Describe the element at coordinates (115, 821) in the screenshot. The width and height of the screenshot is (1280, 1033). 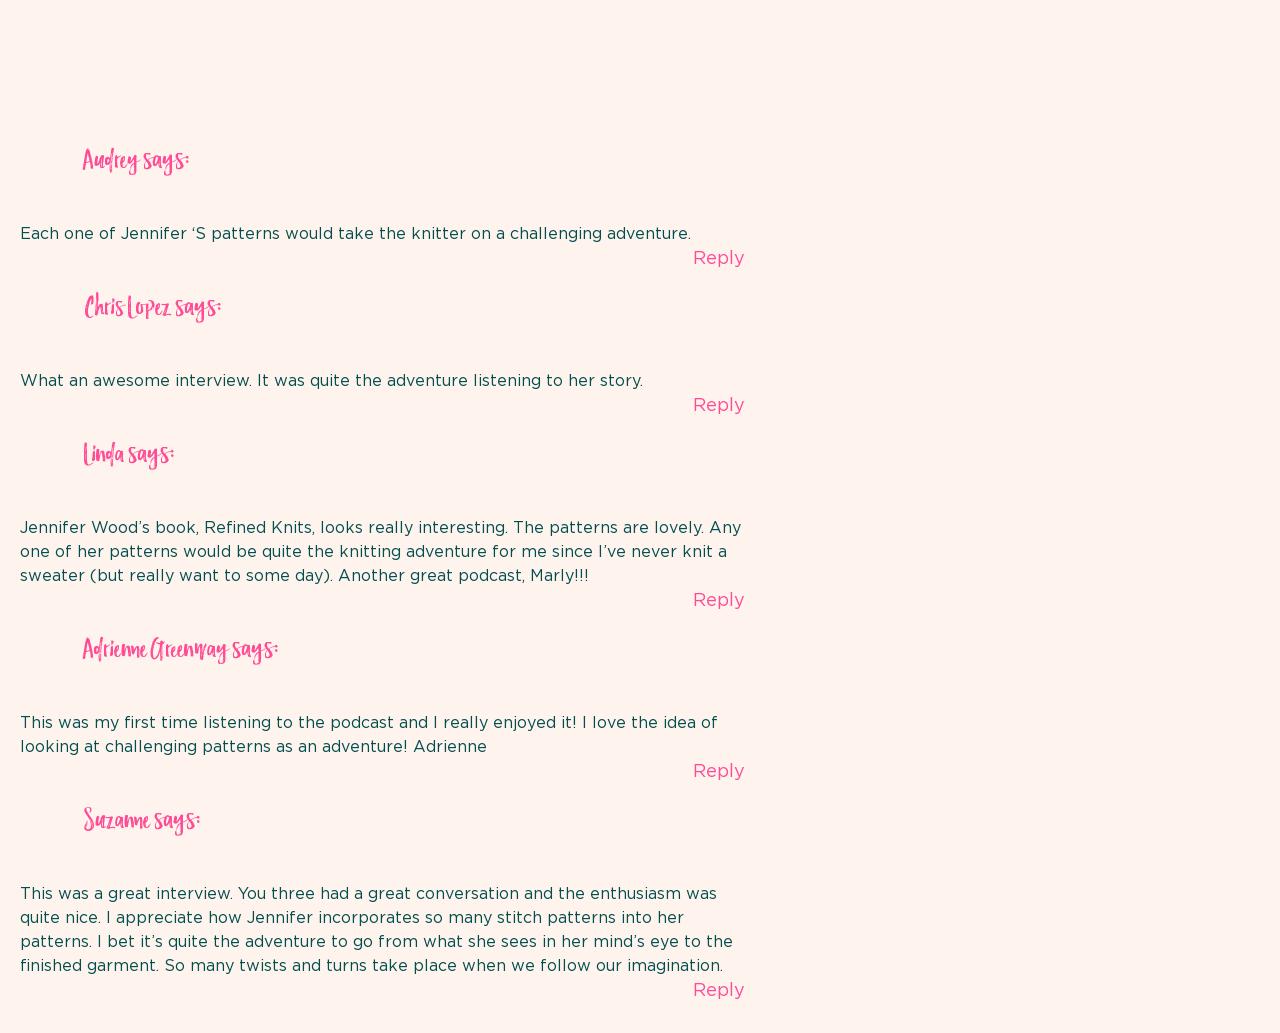
I see `'Suzanne'` at that location.